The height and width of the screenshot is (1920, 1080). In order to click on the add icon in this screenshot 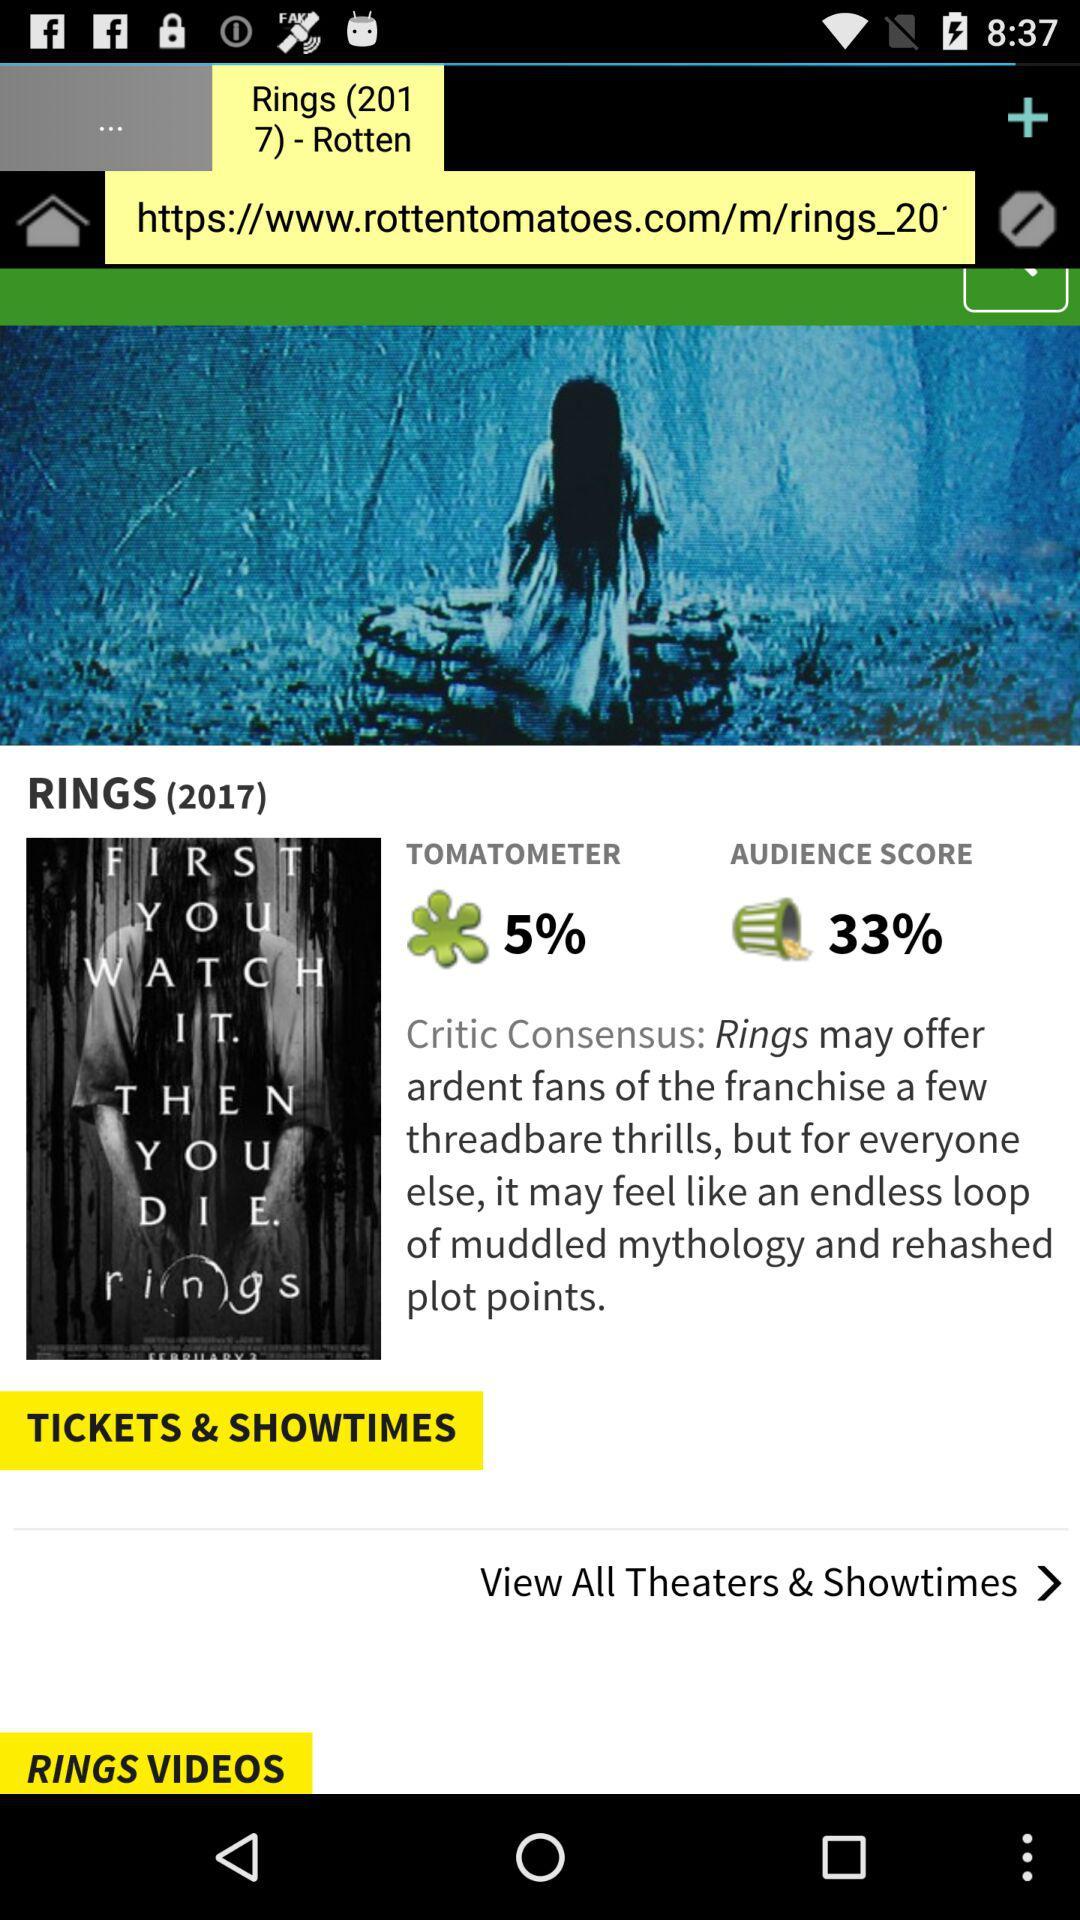, I will do `click(1027, 124)`.